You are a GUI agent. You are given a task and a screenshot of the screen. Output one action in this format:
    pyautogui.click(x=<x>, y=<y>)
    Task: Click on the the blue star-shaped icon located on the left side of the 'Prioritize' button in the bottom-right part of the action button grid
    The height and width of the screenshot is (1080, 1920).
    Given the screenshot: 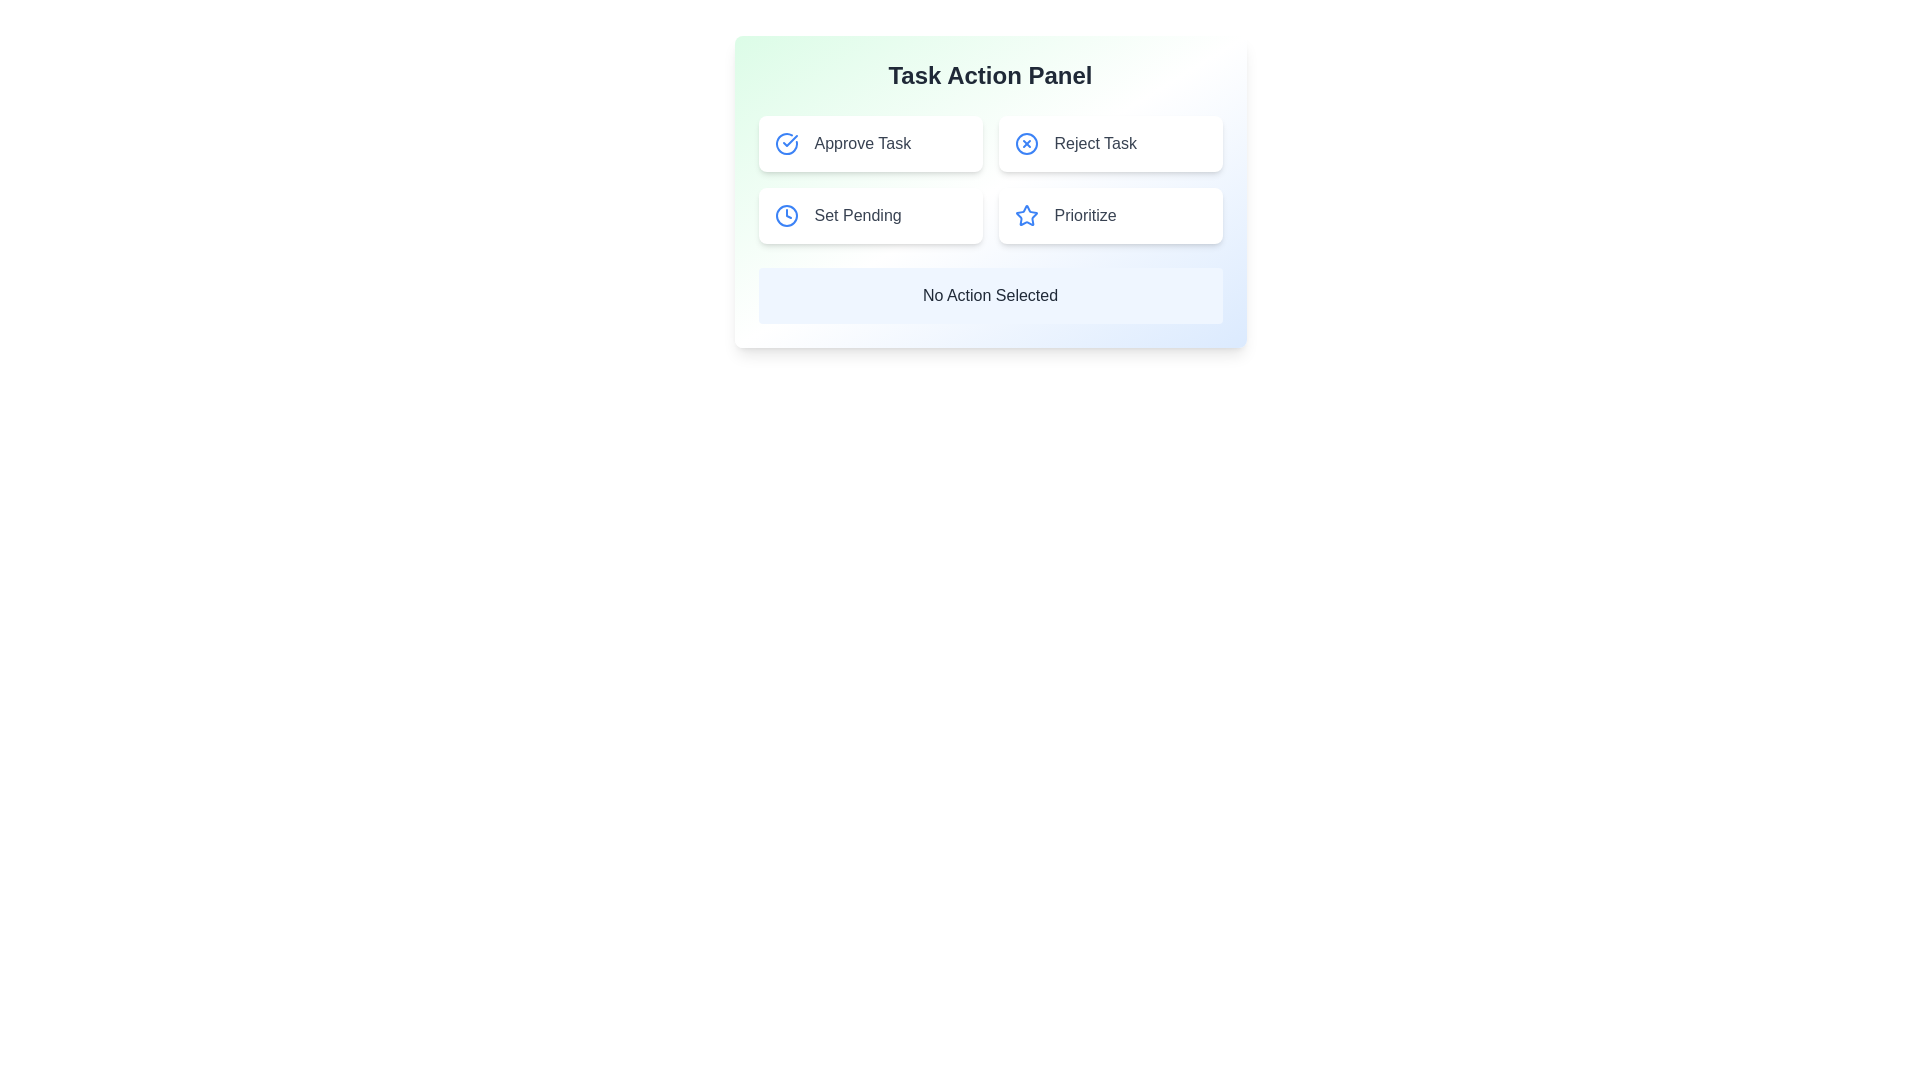 What is the action you would take?
    pyautogui.click(x=1026, y=216)
    